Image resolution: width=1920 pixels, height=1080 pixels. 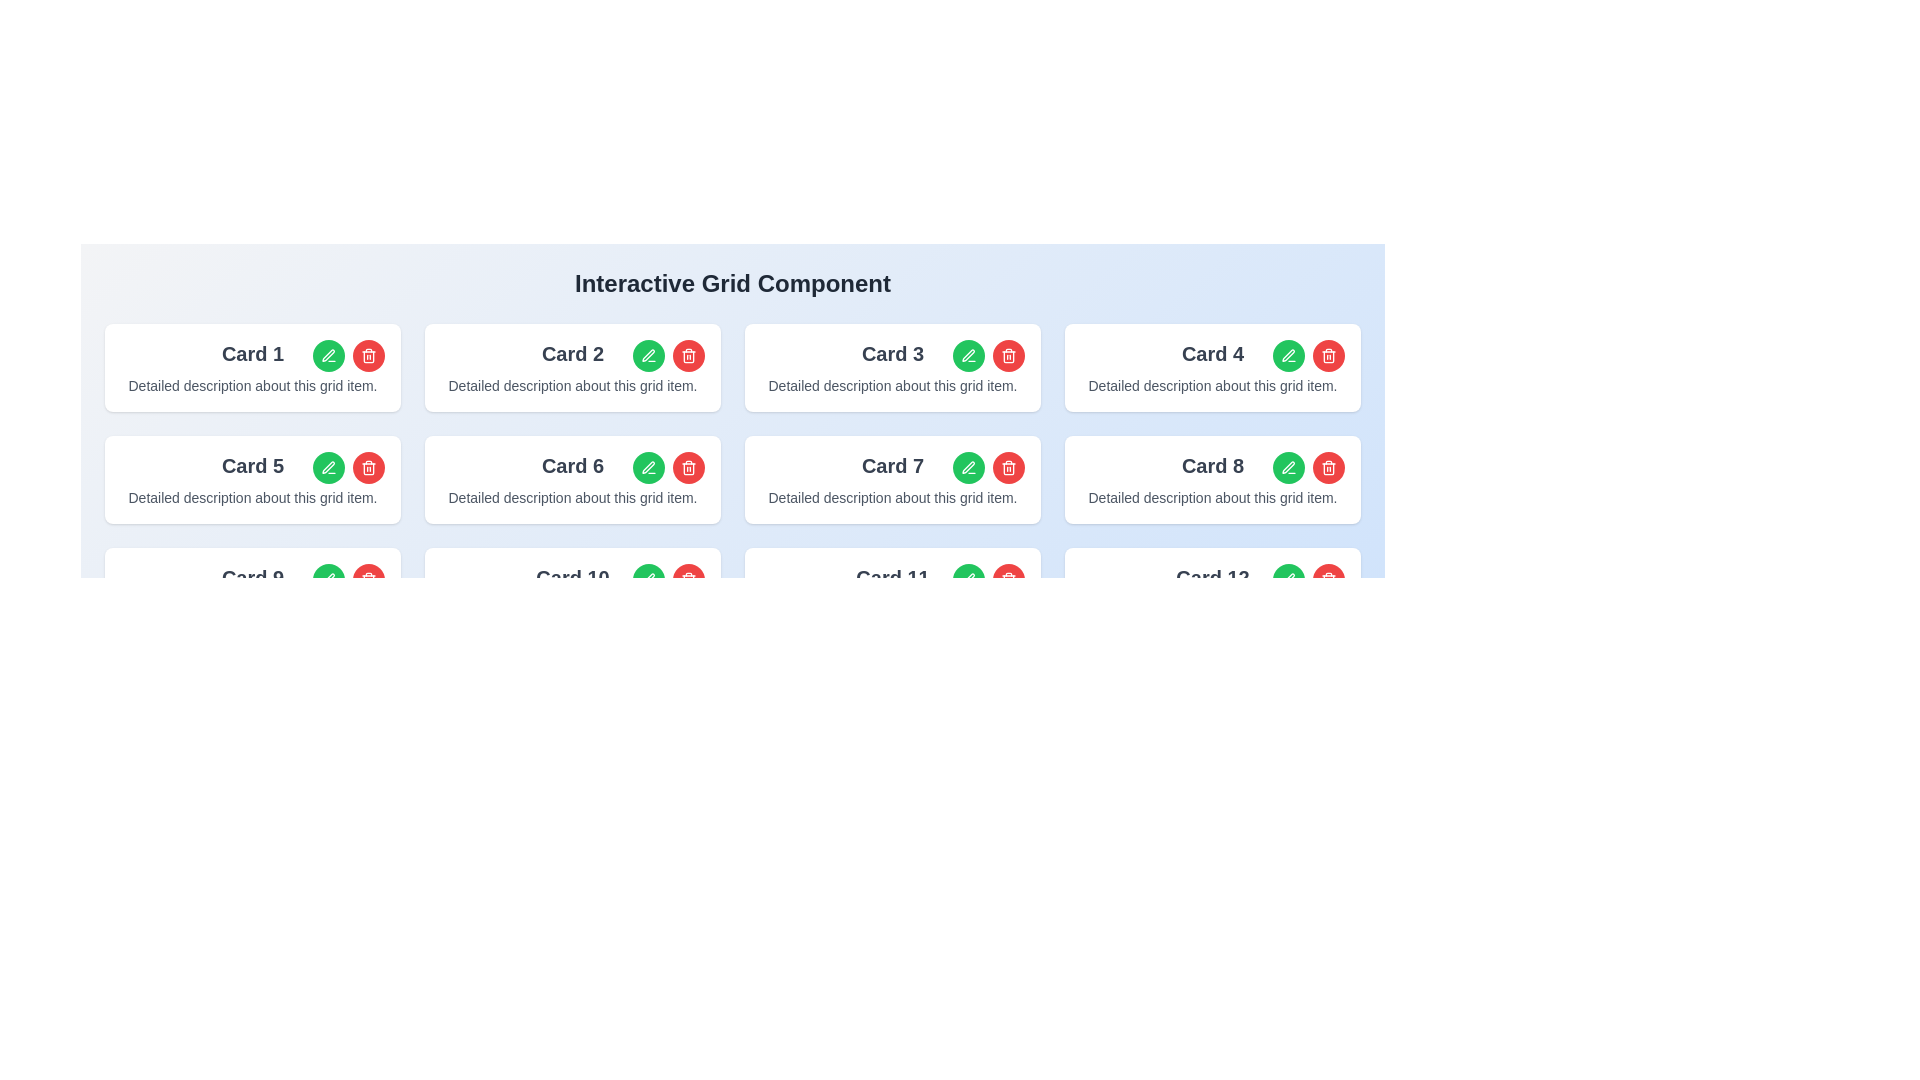 What do you see at coordinates (891, 367) in the screenshot?
I see `the third card component in the grid layout that contains interactive elements such as edit and delete buttons` at bounding box center [891, 367].